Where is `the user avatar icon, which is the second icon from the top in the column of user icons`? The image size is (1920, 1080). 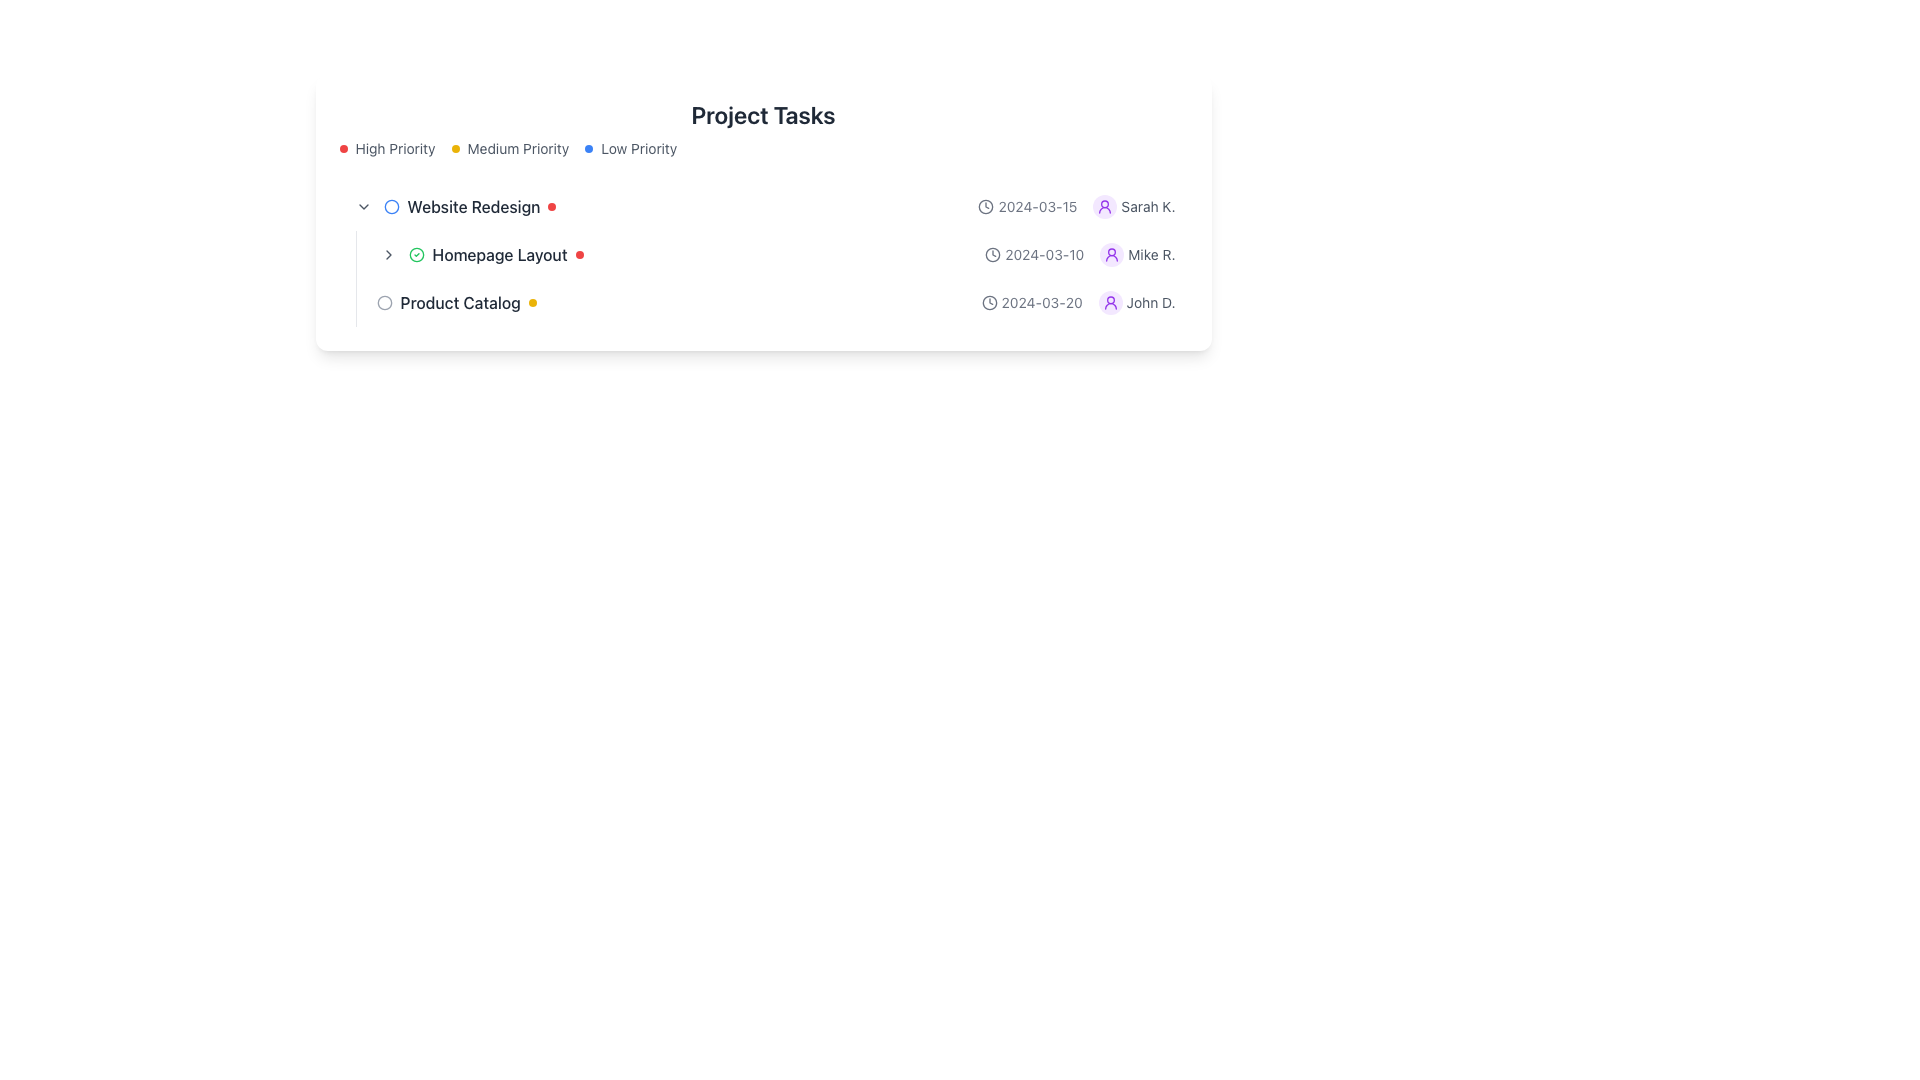
the user avatar icon, which is the second icon from the top in the column of user icons is located at coordinates (1109, 303).